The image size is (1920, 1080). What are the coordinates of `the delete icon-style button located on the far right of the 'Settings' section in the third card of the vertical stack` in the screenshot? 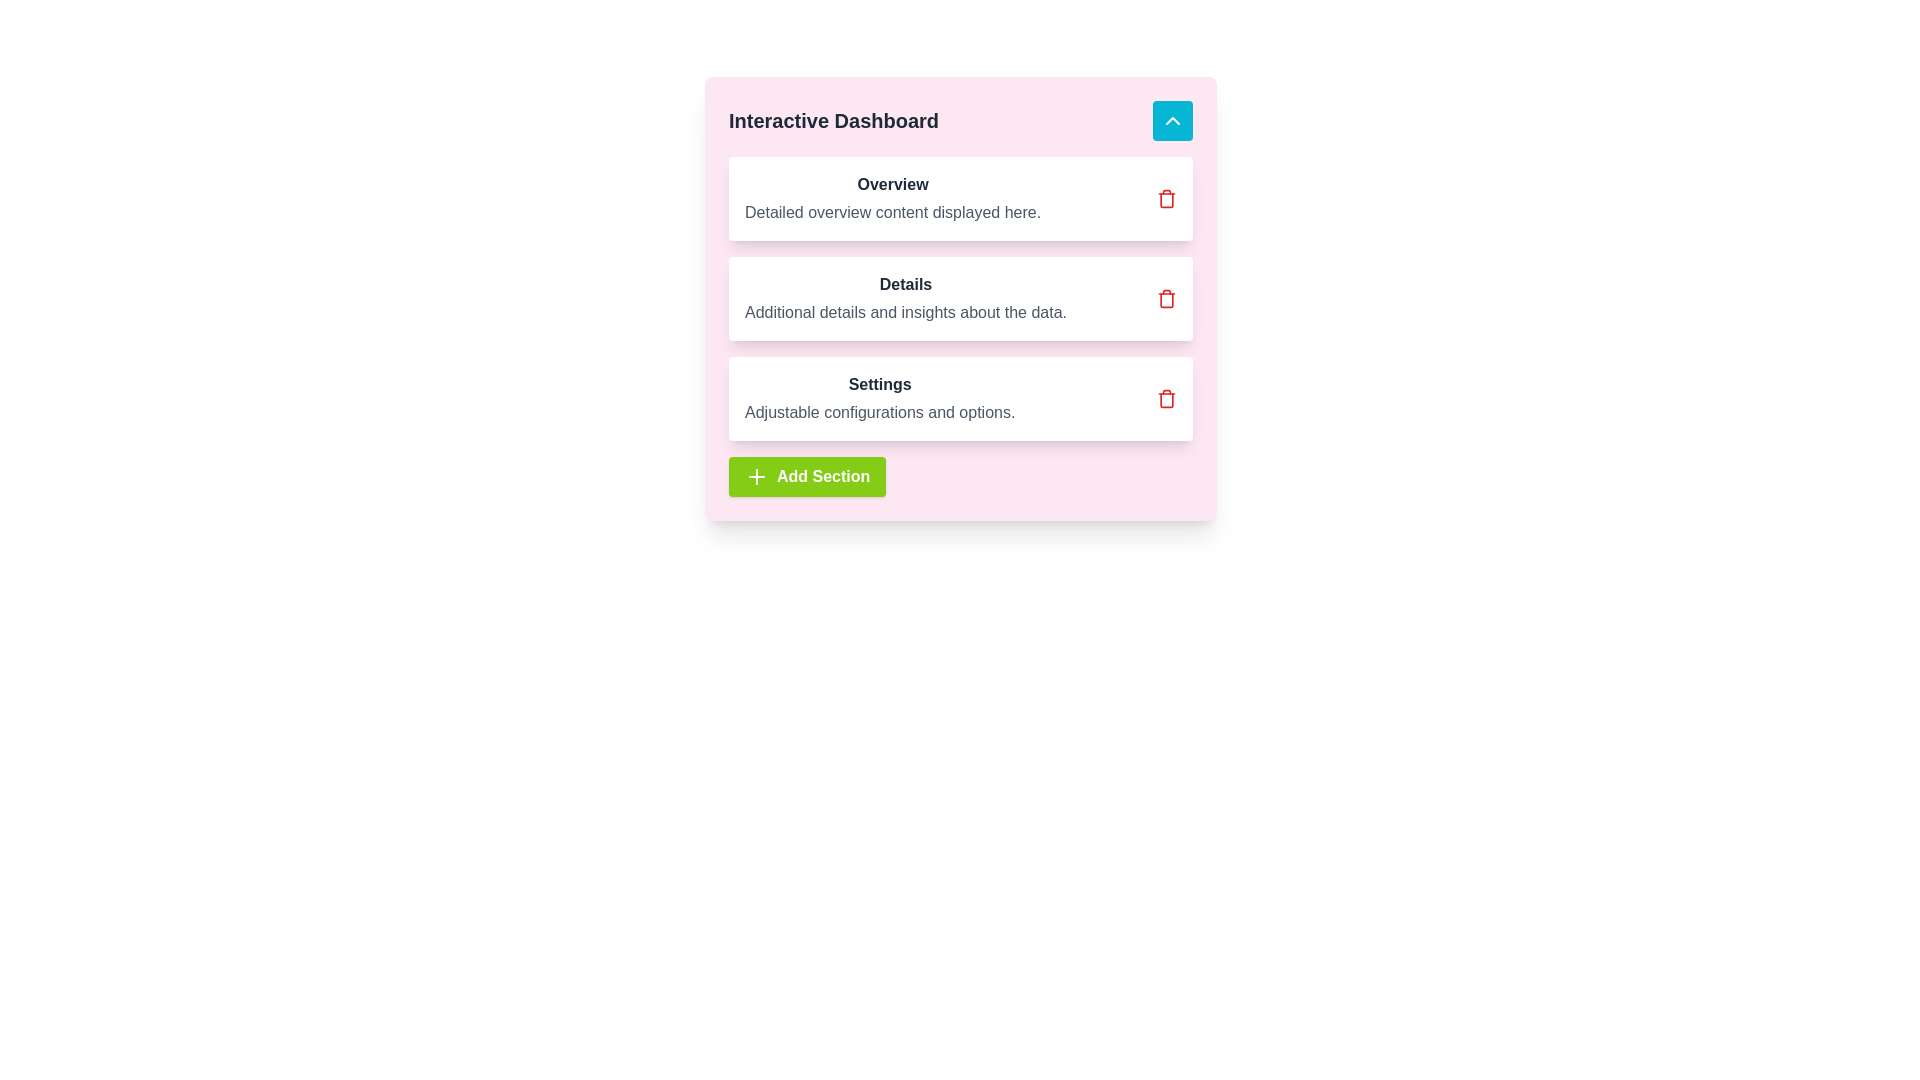 It's located at (1166, 398).